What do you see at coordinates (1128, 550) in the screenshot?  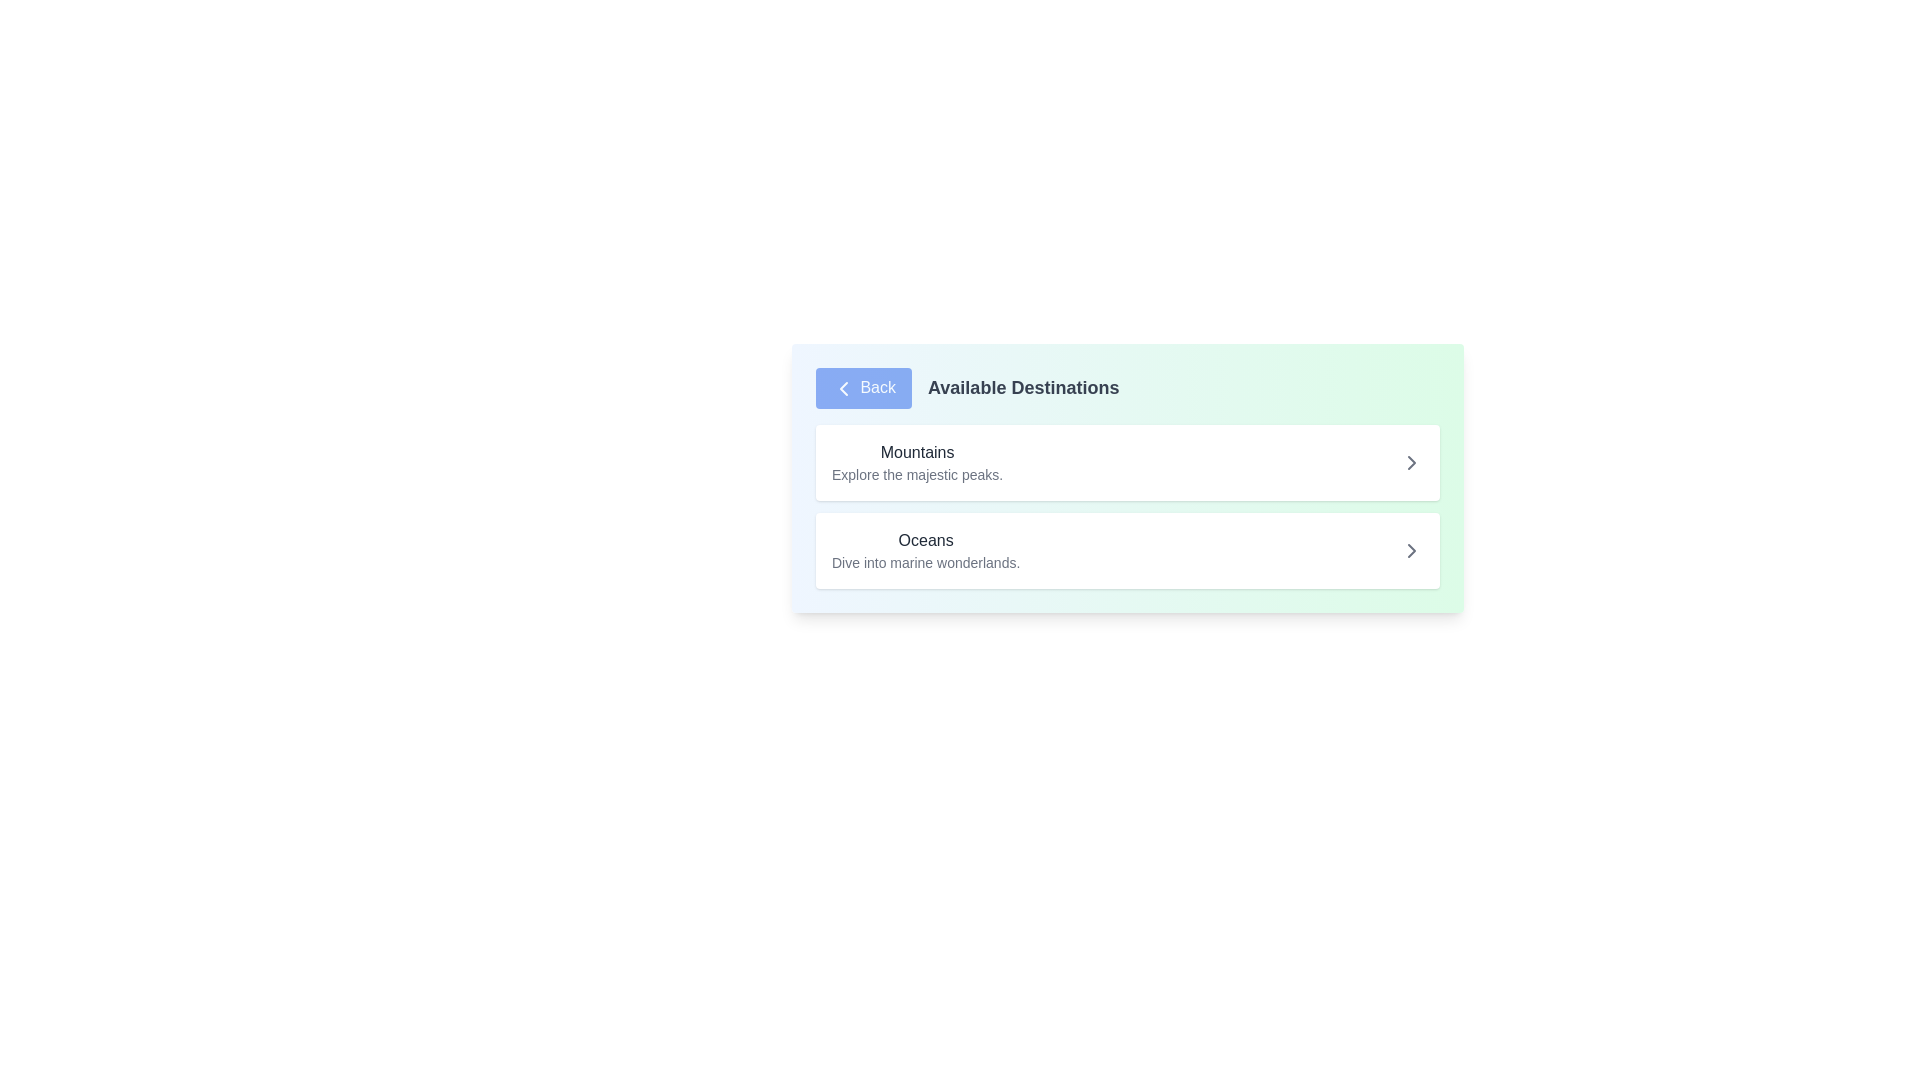 I see `the second selectable list item under 'Available Destinations'` at bounding box center [1128, 550].